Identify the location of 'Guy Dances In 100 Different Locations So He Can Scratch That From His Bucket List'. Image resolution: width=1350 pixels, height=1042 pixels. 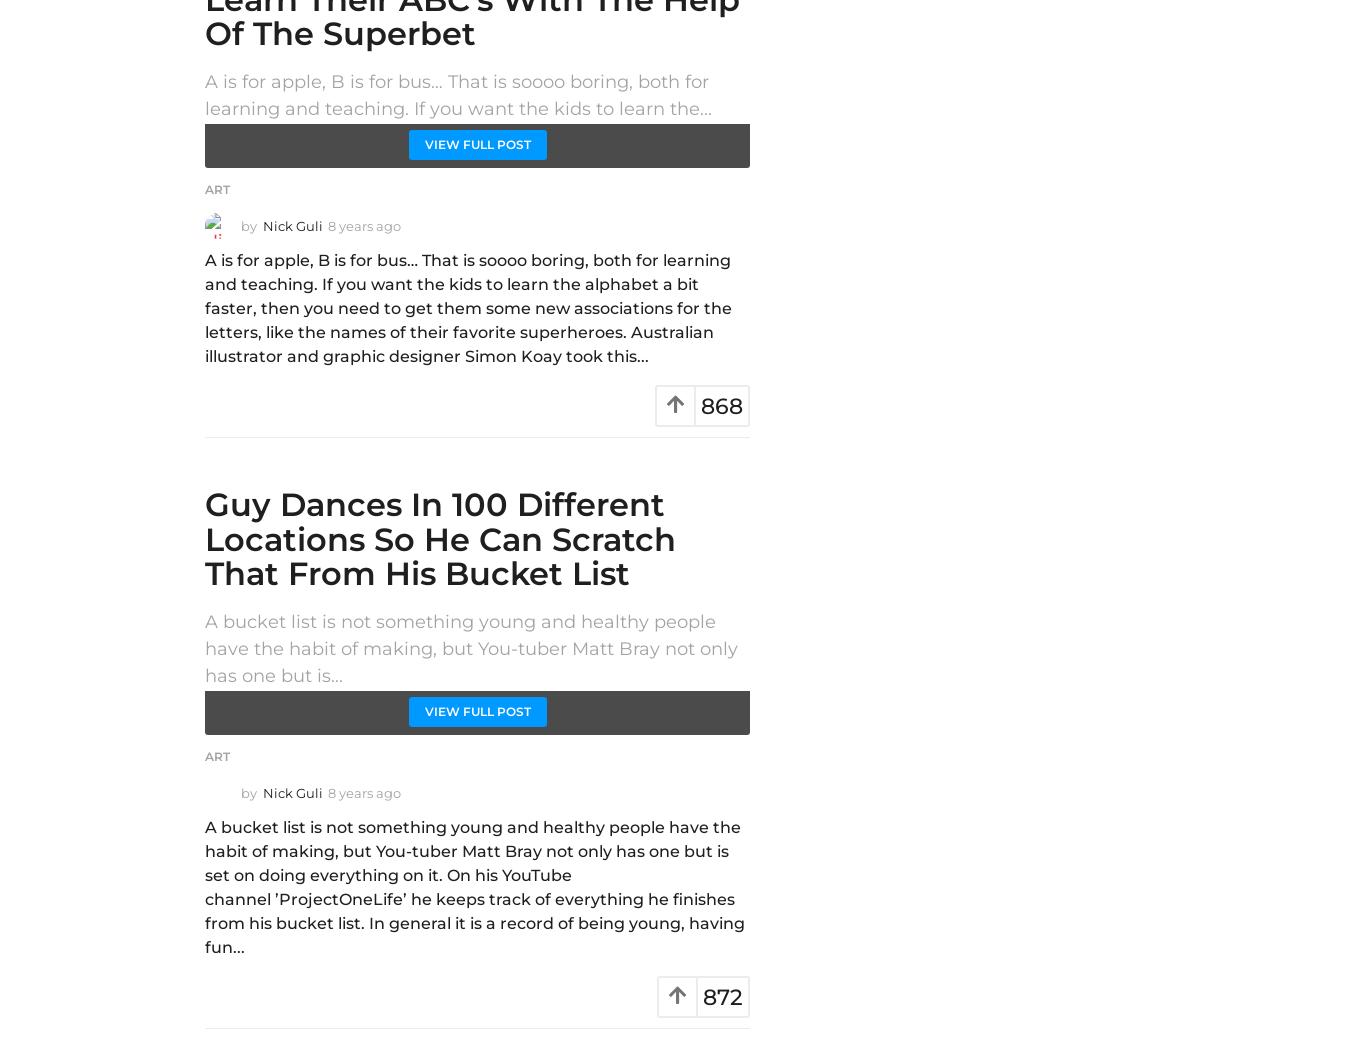
(440, 537).